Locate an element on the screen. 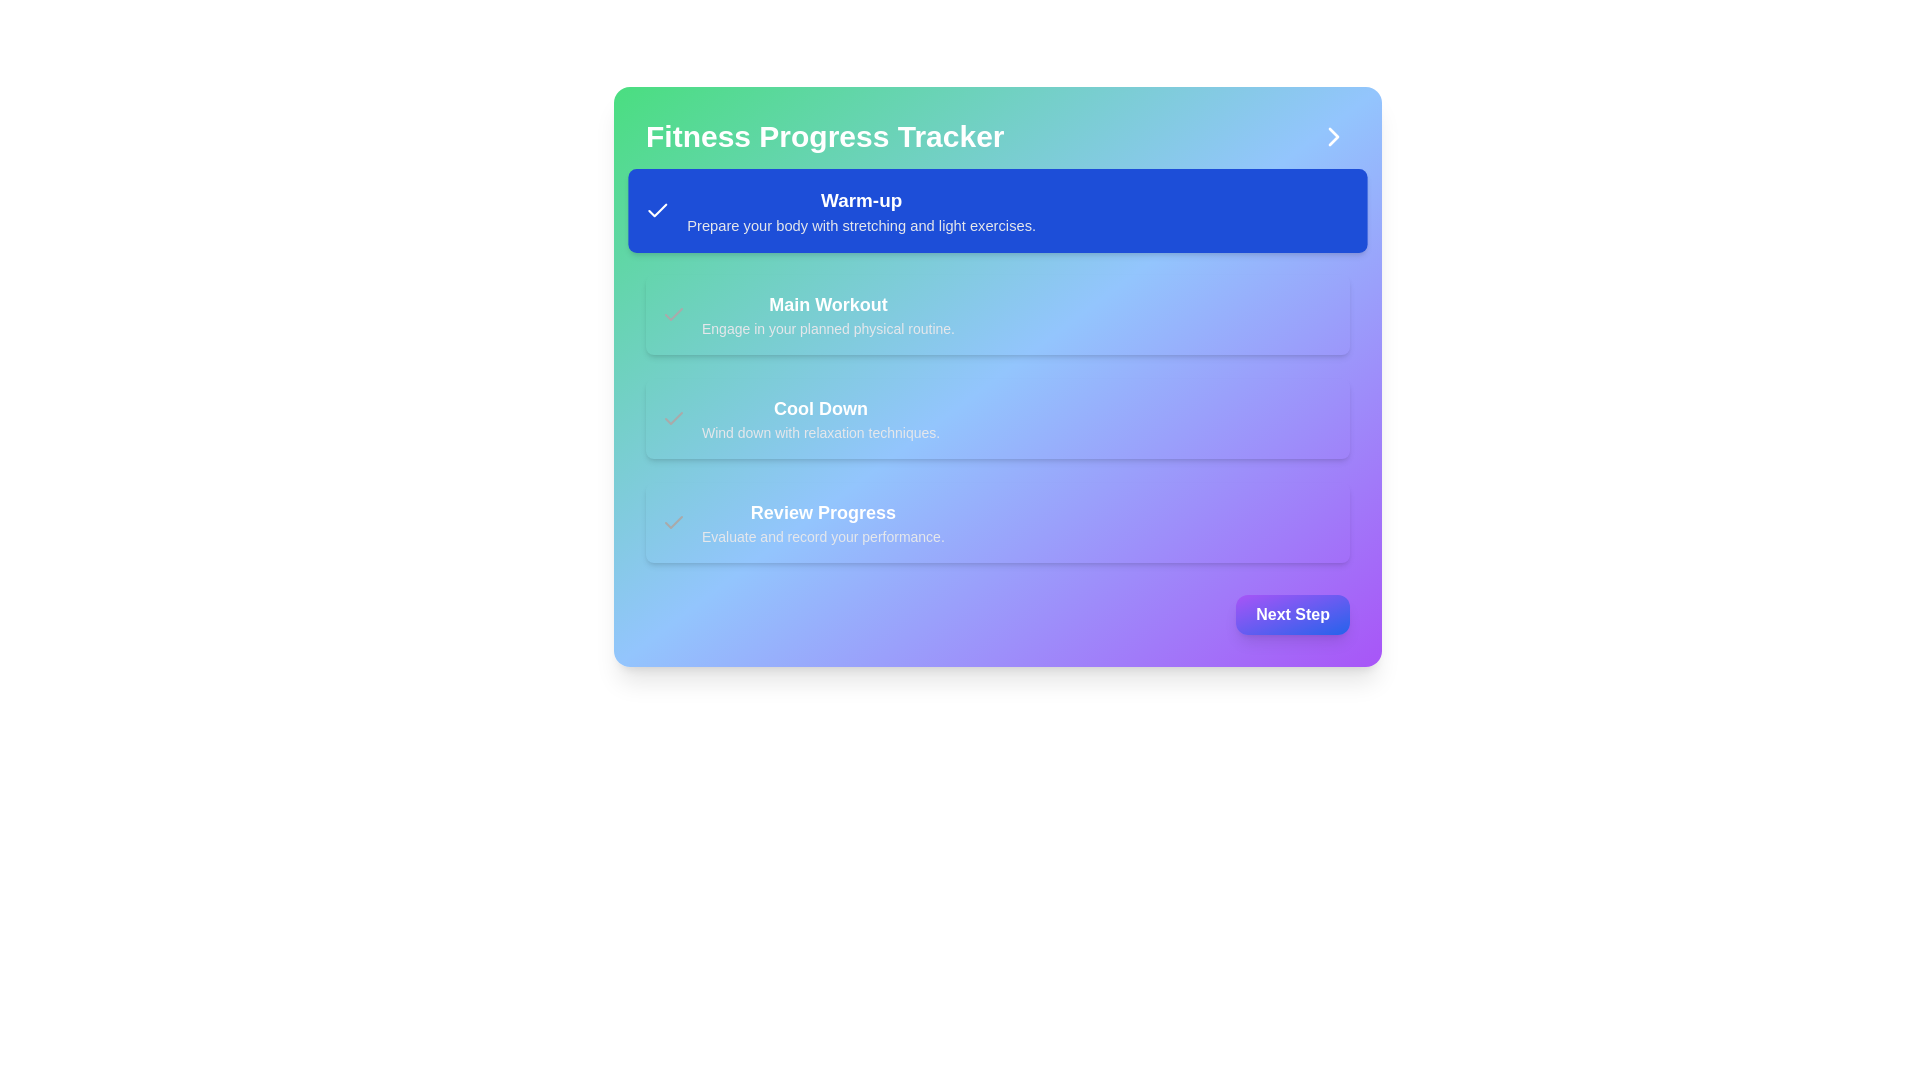  the status represented by the small checkmark icon located within the third card titled 'Cool Down' in the fitness progress tracker interface is located at coordinates (673, 313).